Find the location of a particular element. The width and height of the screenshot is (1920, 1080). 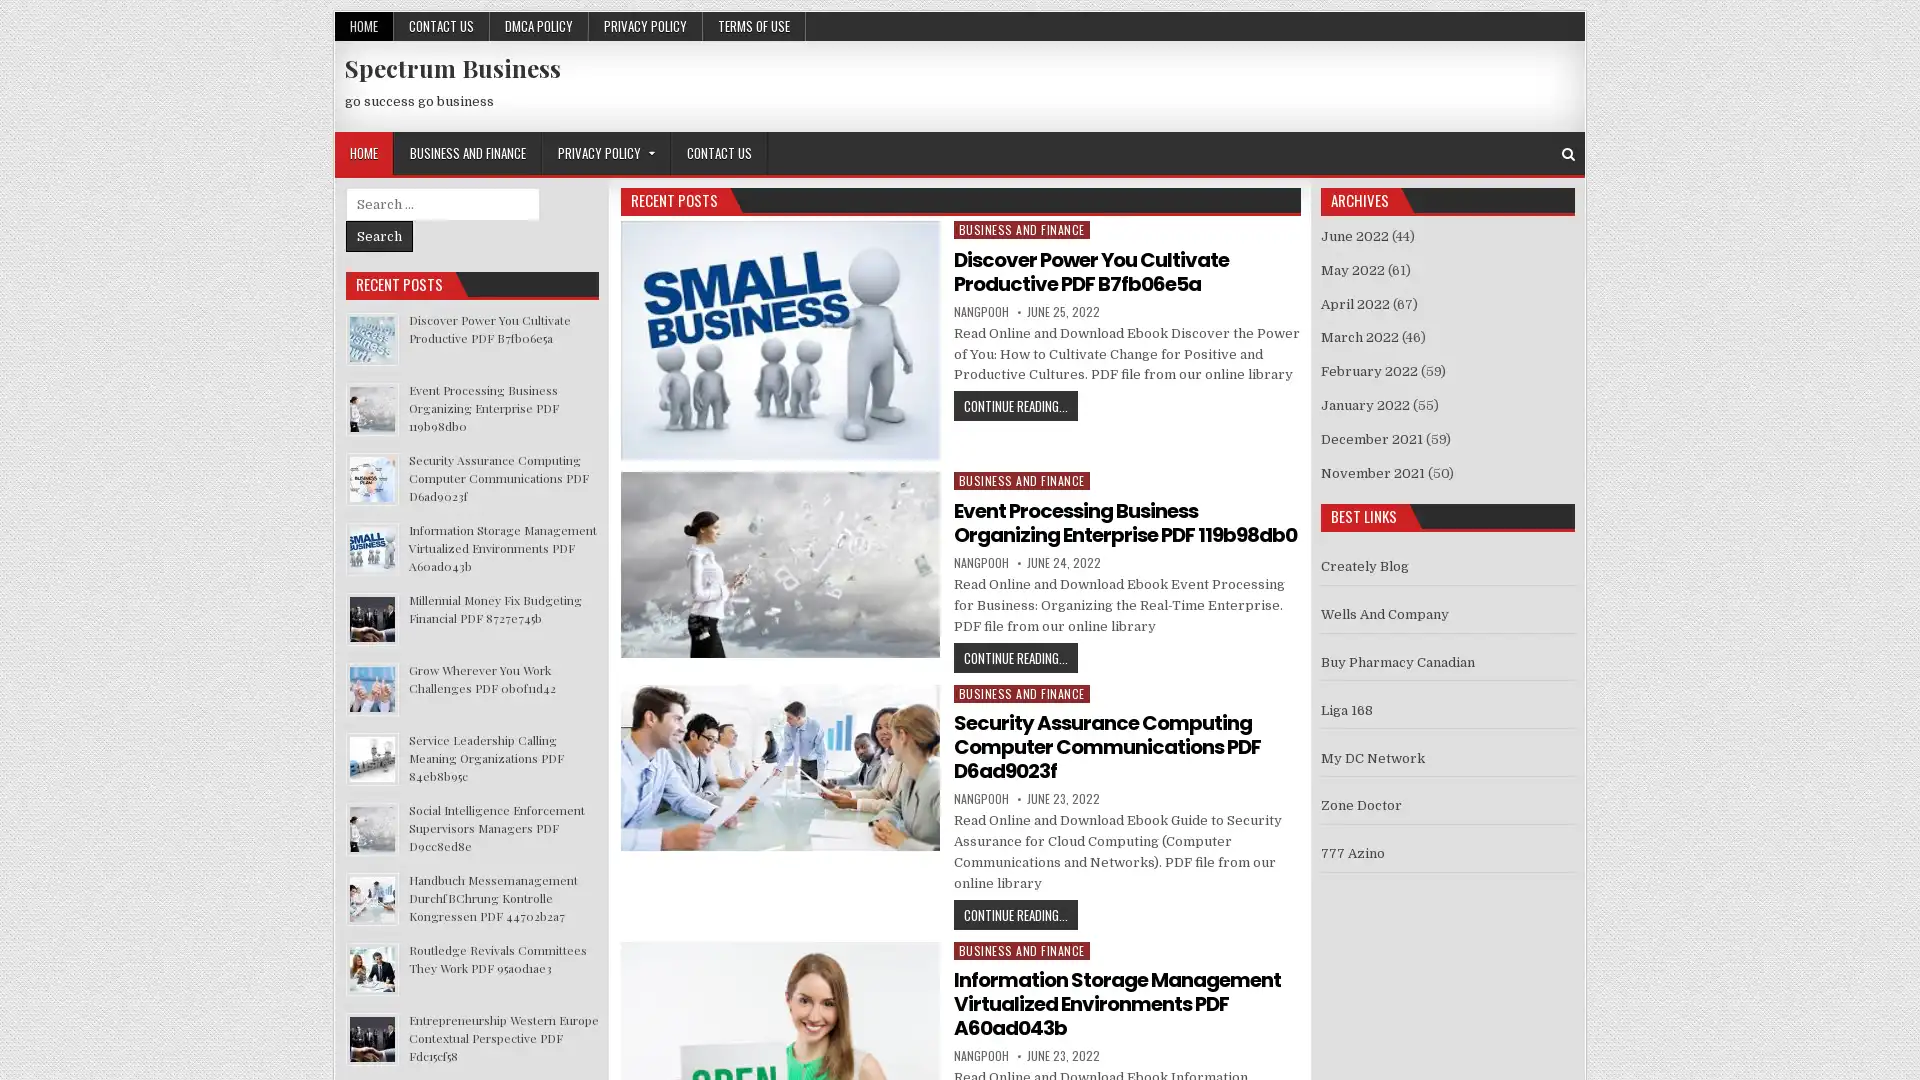

Search is located at coordinates (378, 235).